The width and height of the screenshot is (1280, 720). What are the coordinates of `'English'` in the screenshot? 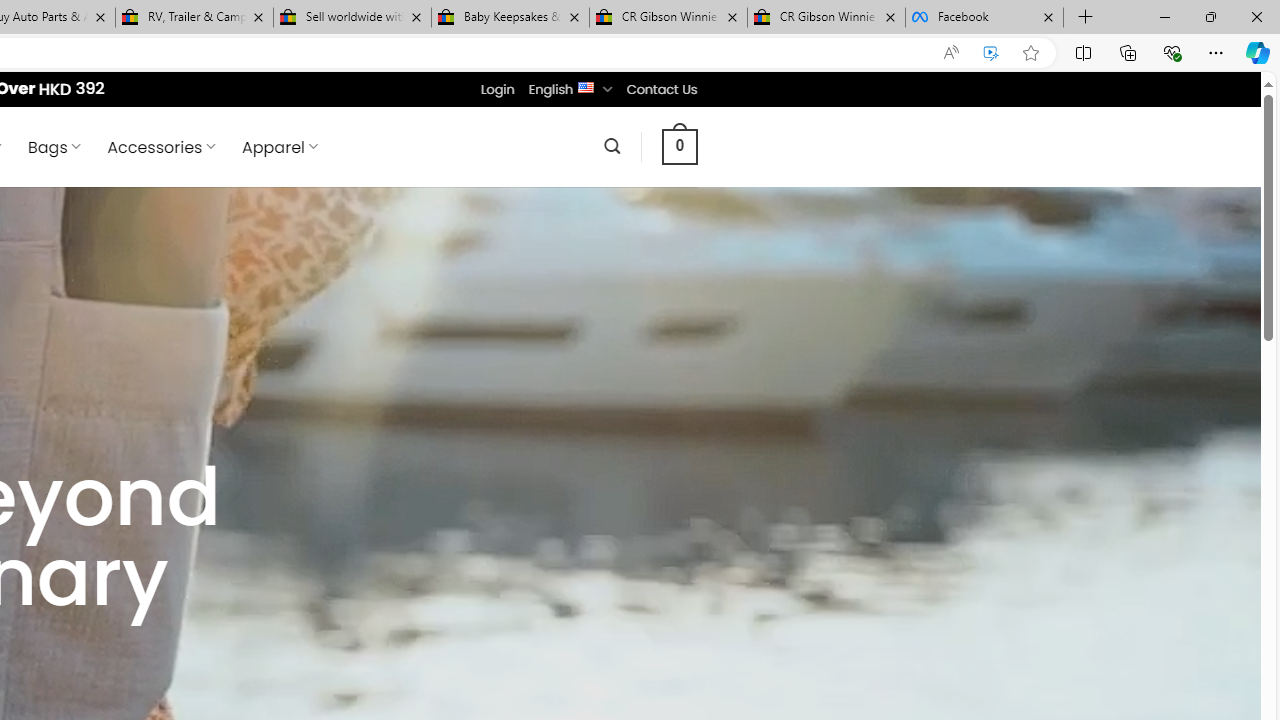 It's located at (585, 85).